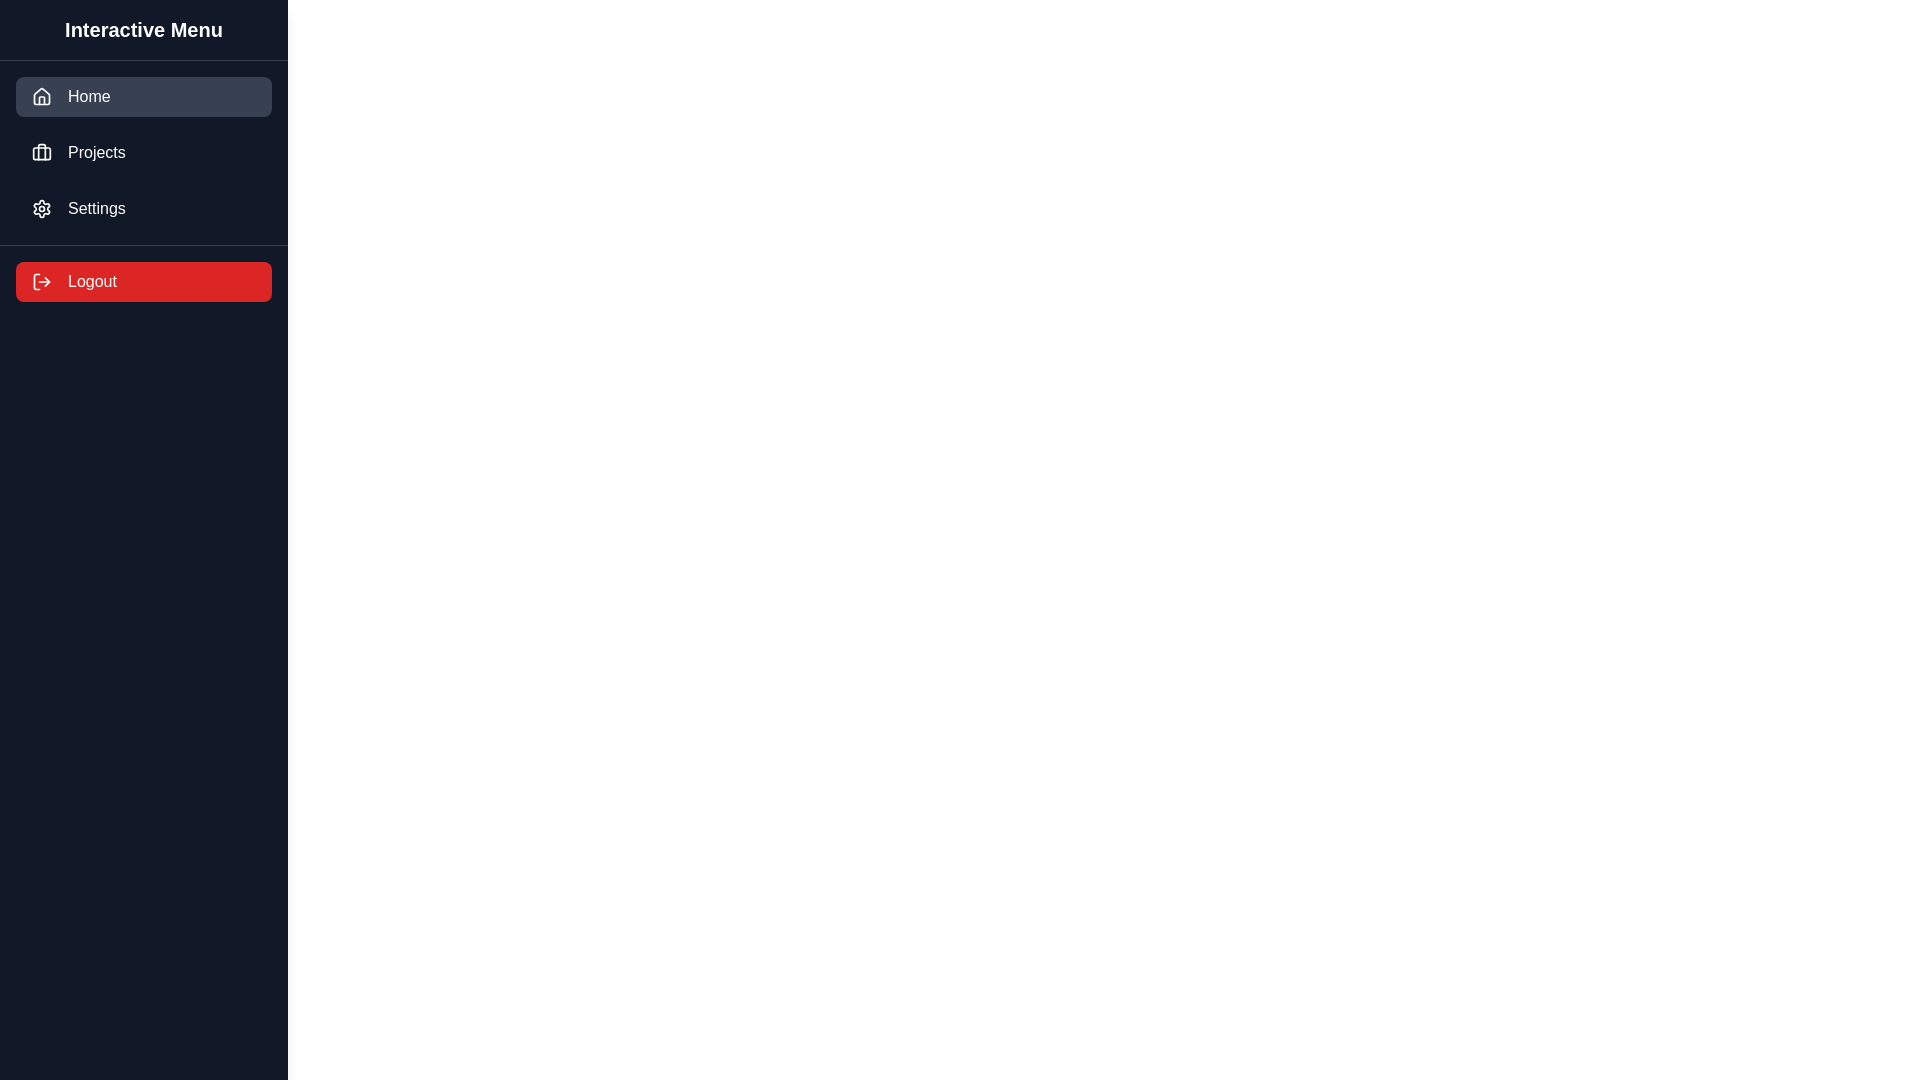 The width and height of the screenshot is (1920, 1080). What do you see at coordinates (143, 208) in the screenshot?
I see `the settings navigation button located as the third item in the vertical list under 'Projects' and above 'Logout'` at bounding box center [143, 208].